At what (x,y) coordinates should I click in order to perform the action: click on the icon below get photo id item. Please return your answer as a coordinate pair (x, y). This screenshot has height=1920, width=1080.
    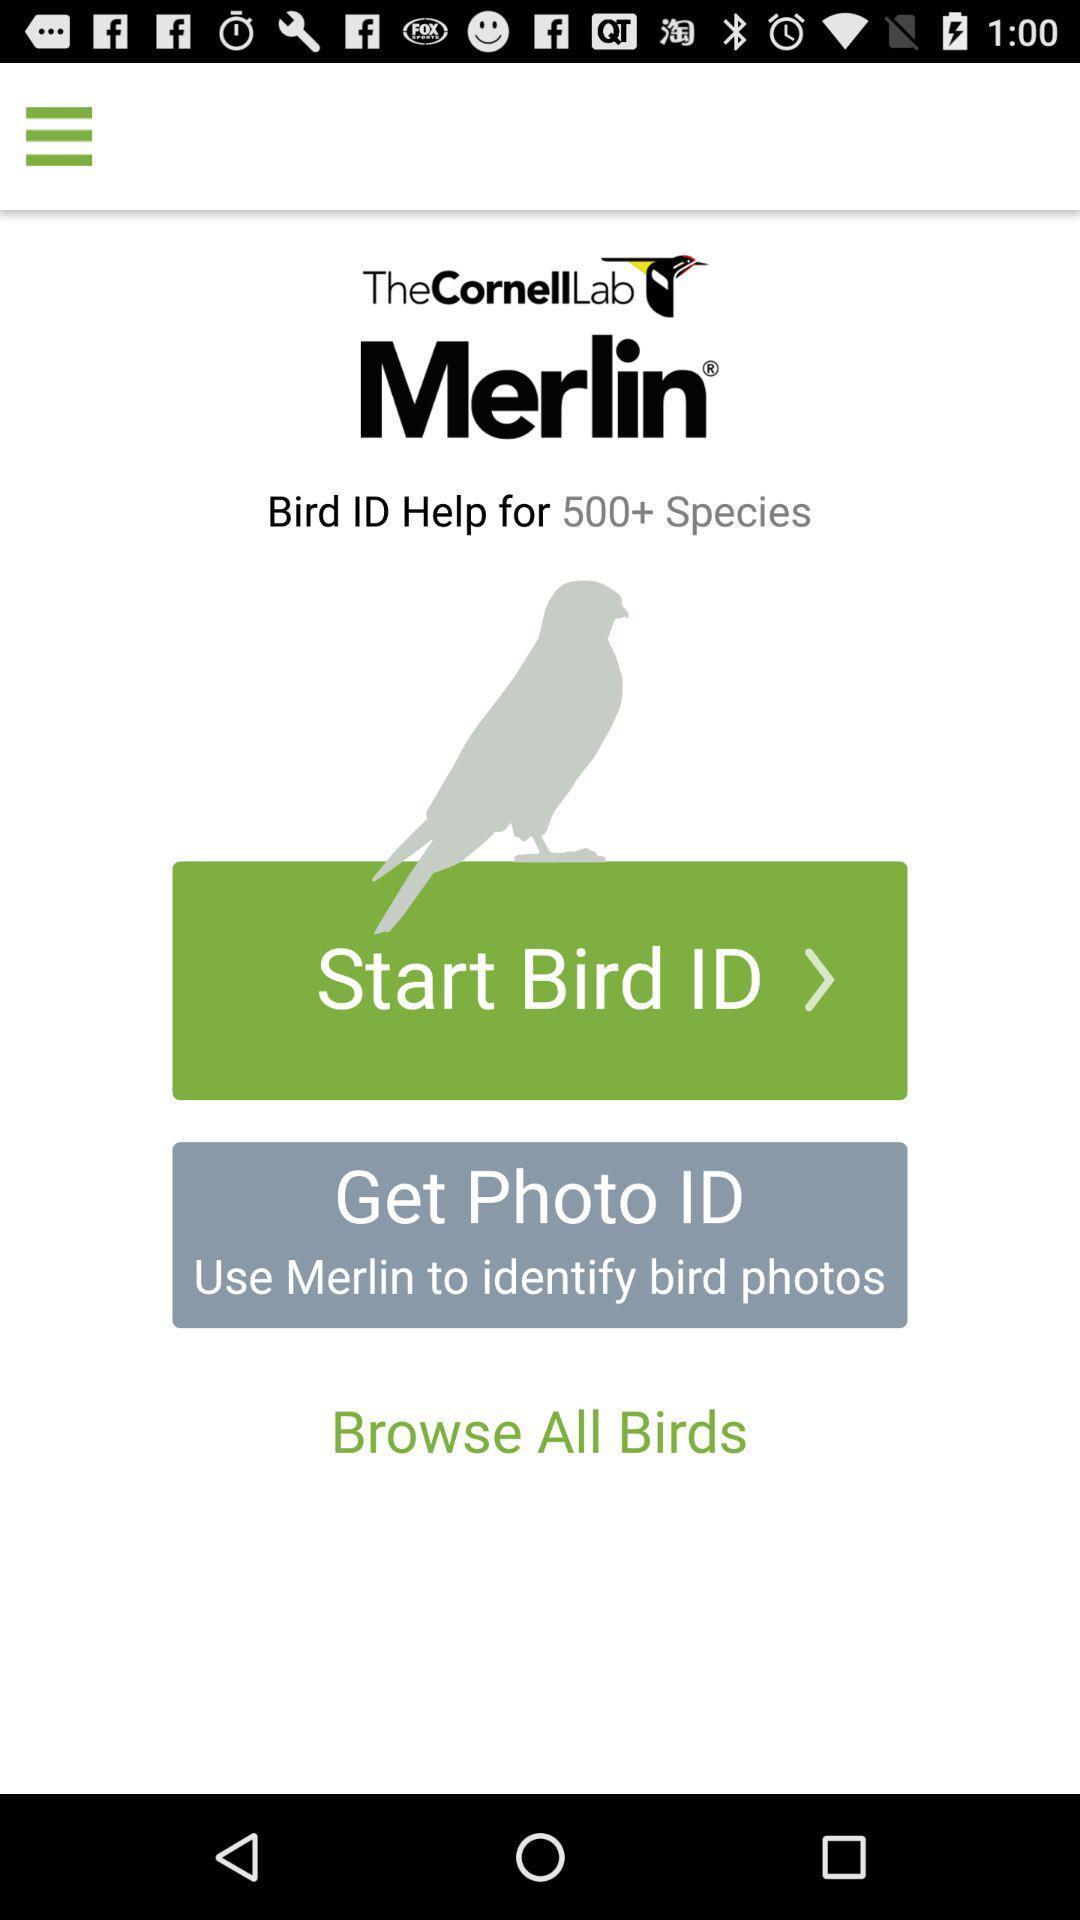
    Looking at the image, I should click on (538, 1274).